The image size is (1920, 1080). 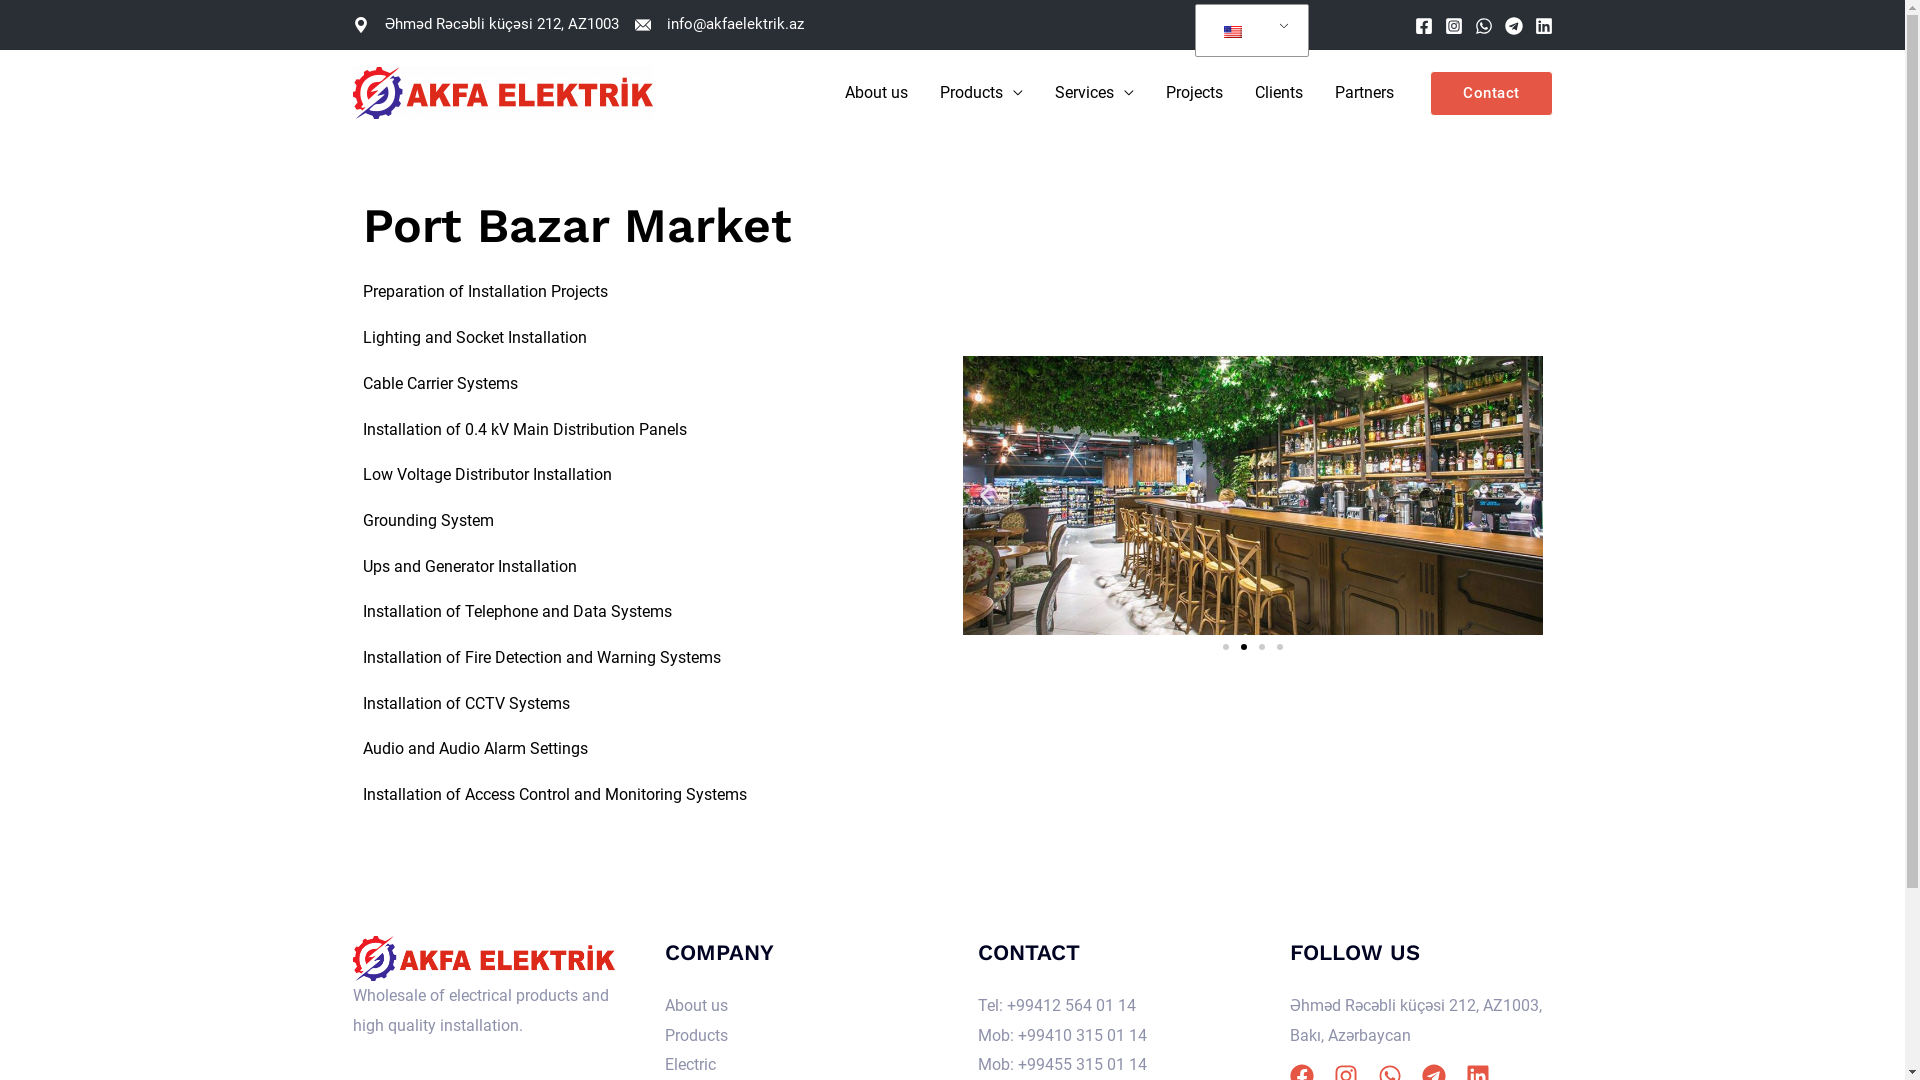 What do you see at coordinates (1363, 92) in the screenshot?
I see `'Partners'` at bounding box center [1363, 92].